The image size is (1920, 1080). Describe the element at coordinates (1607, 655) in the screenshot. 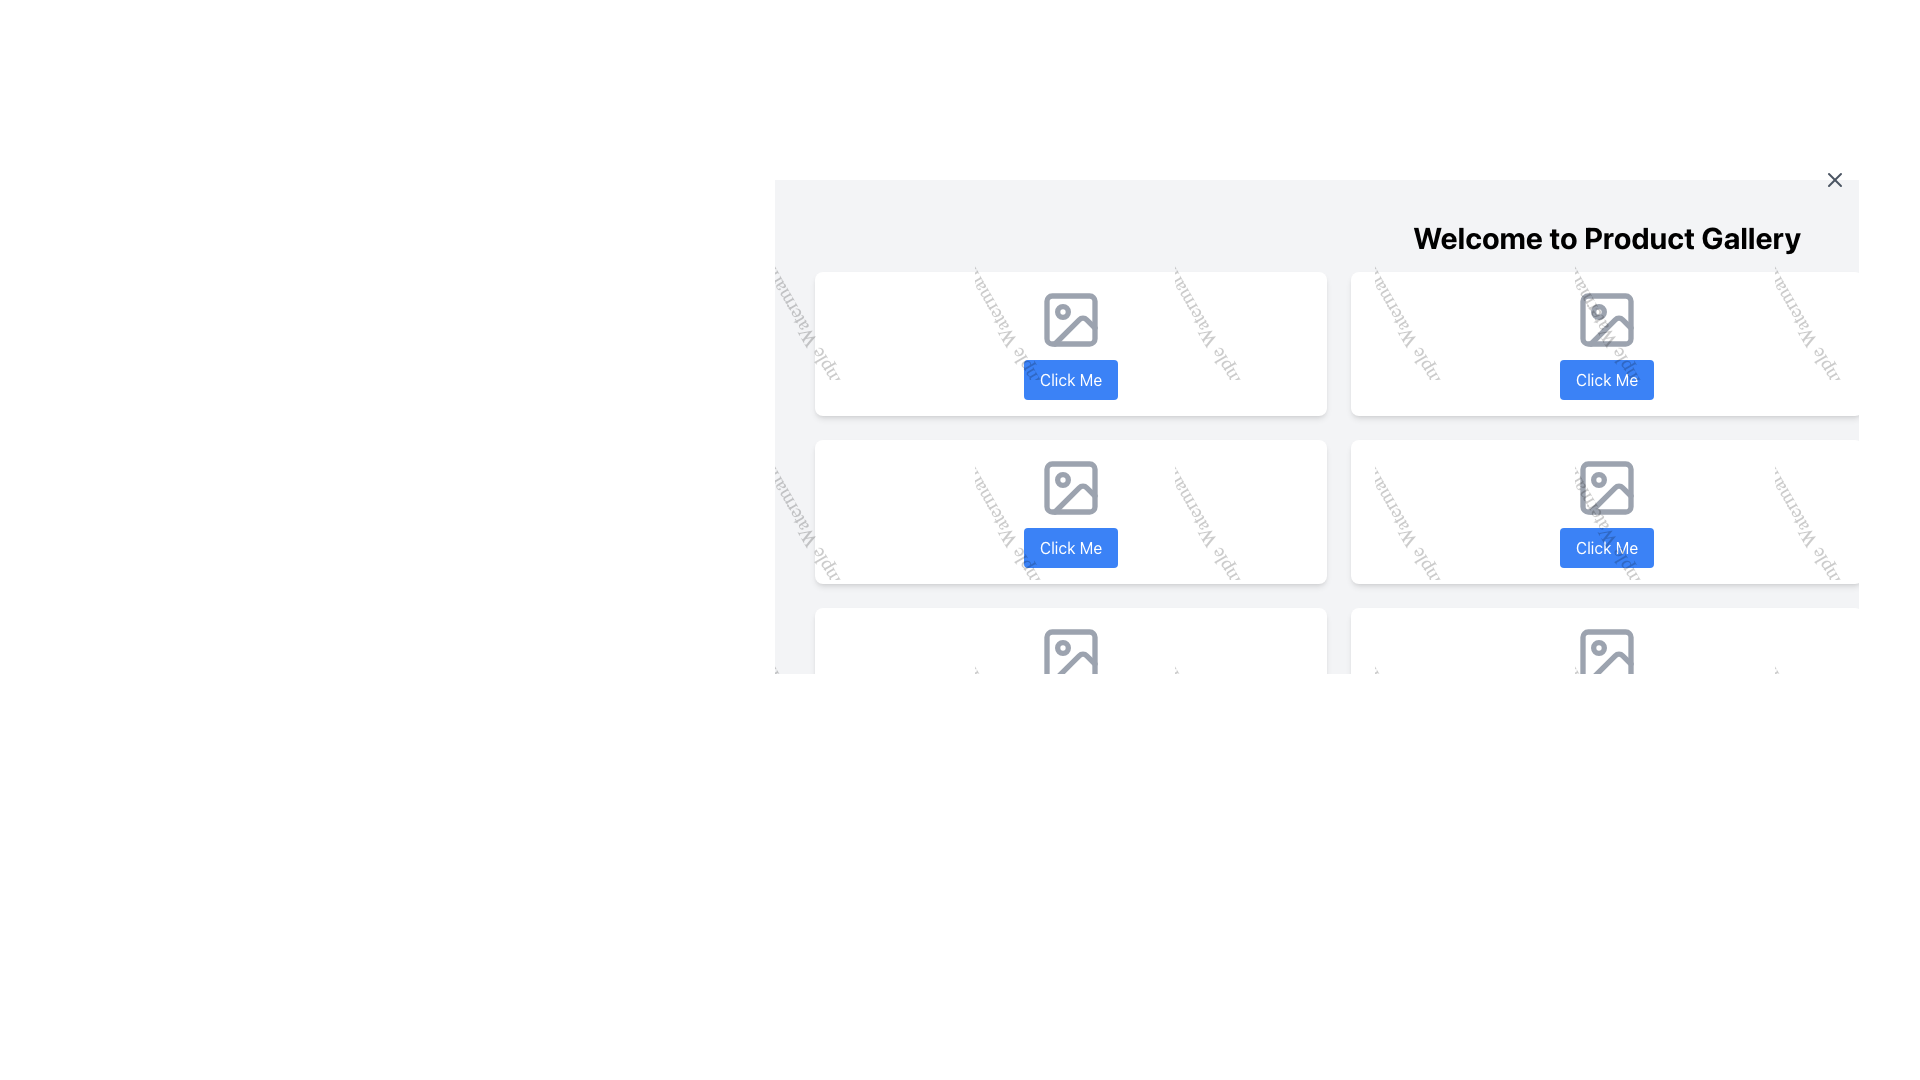

I see `the icon located in the second column of the bottom row of a grid layout, which serves as an image or photo placeholder` at that location.